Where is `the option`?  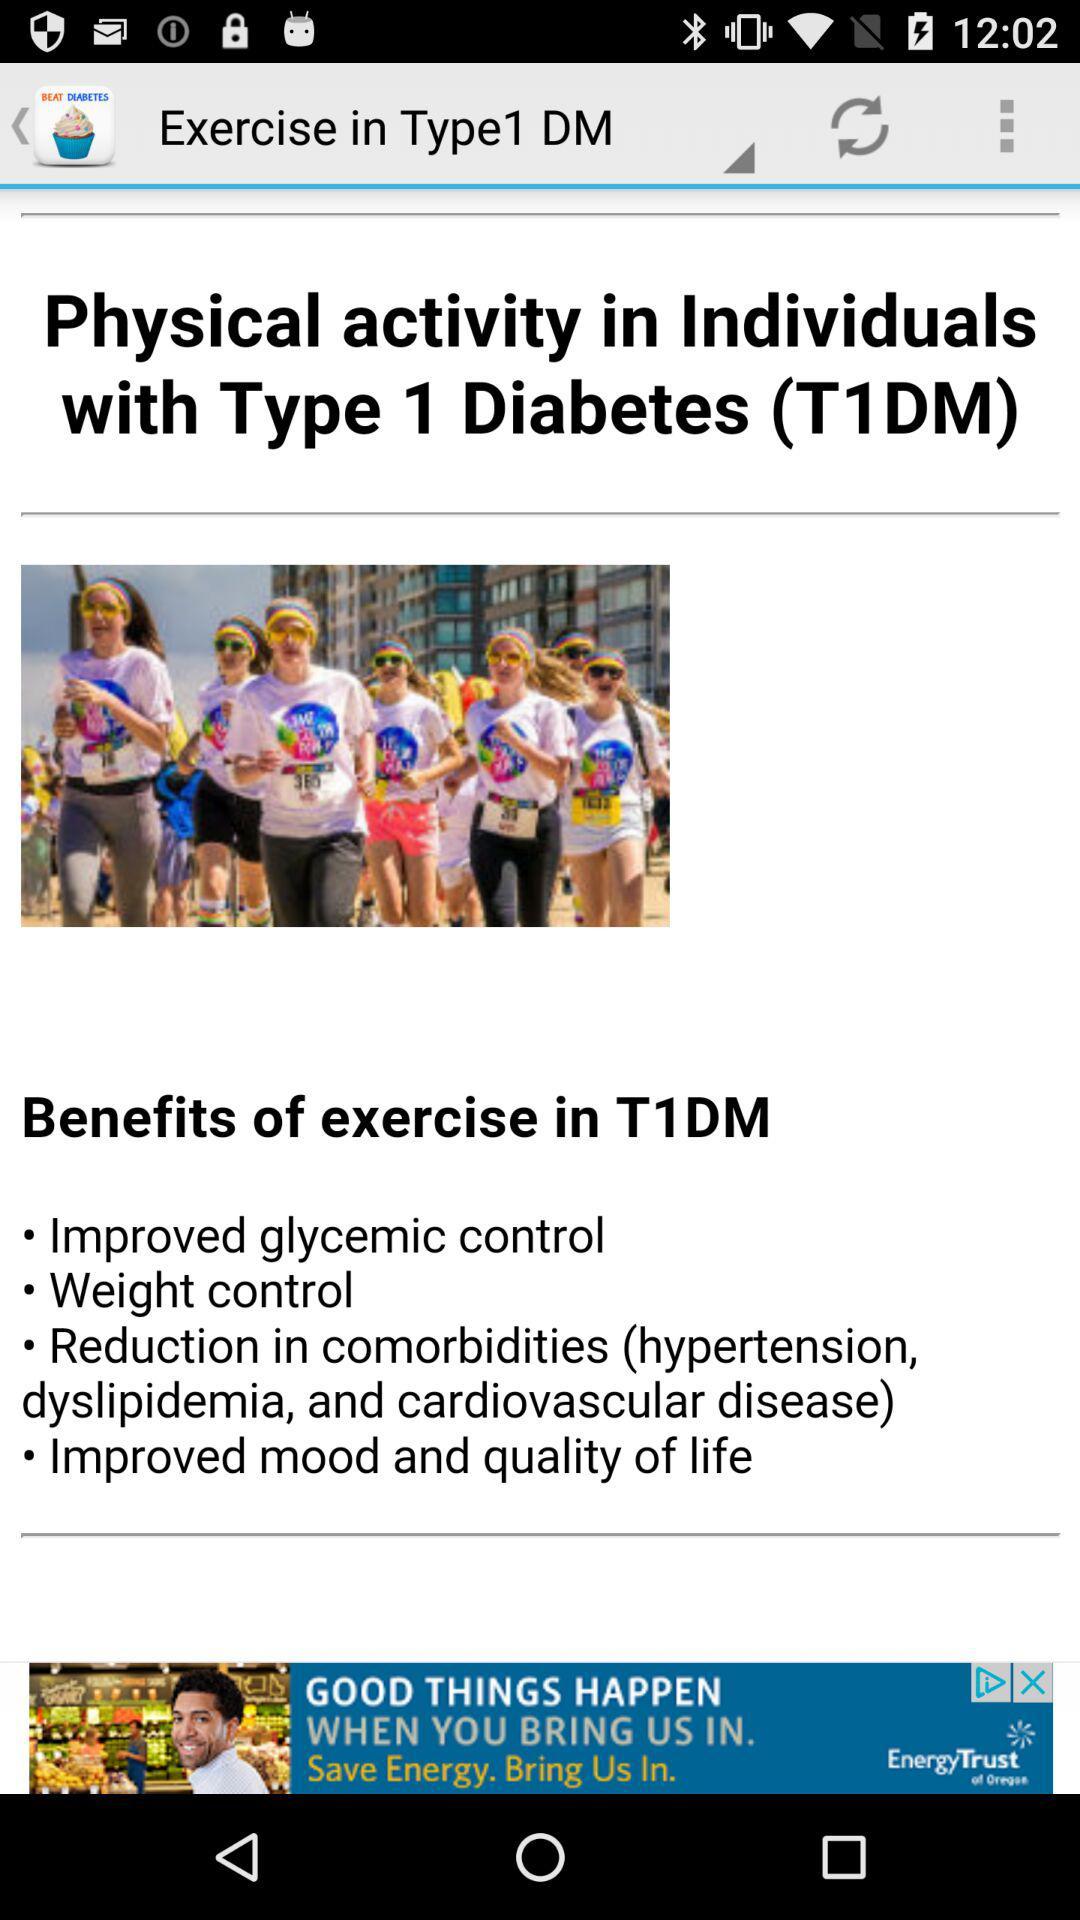
the option is located at coordinates (540, 1727).